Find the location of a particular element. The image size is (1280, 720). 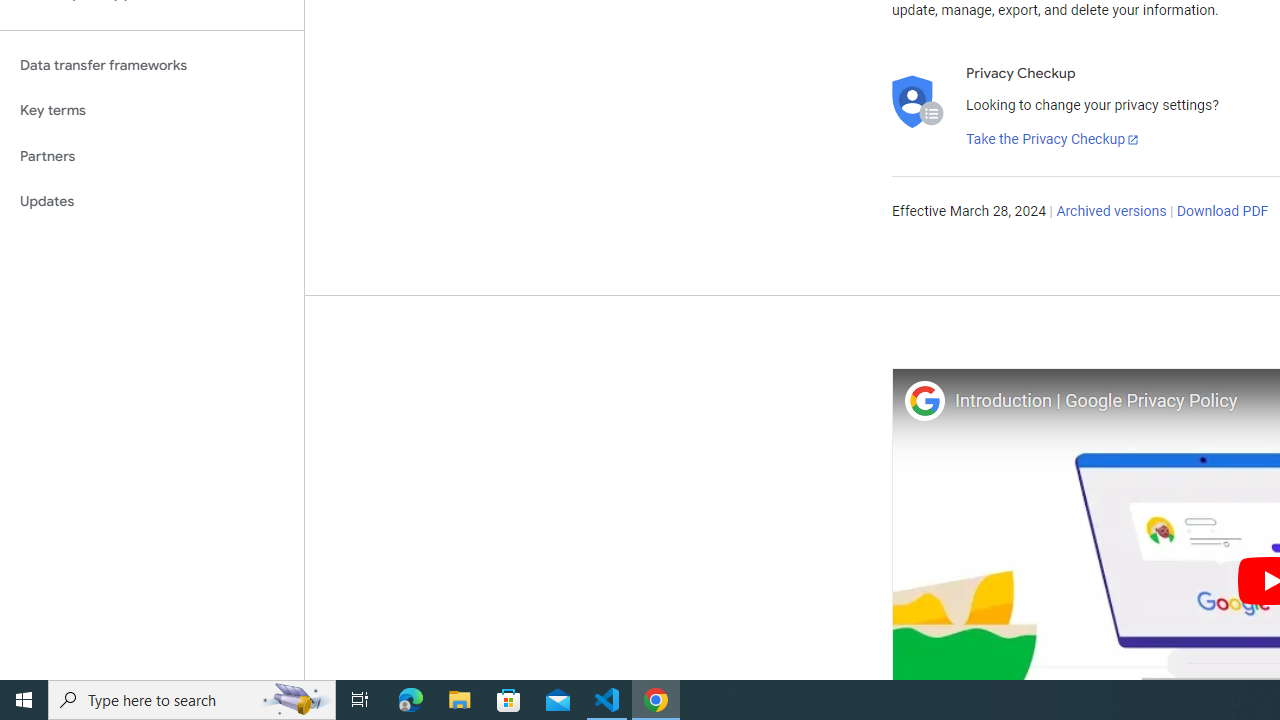

'Photo image of Google' is located at coordinates (923, 400).